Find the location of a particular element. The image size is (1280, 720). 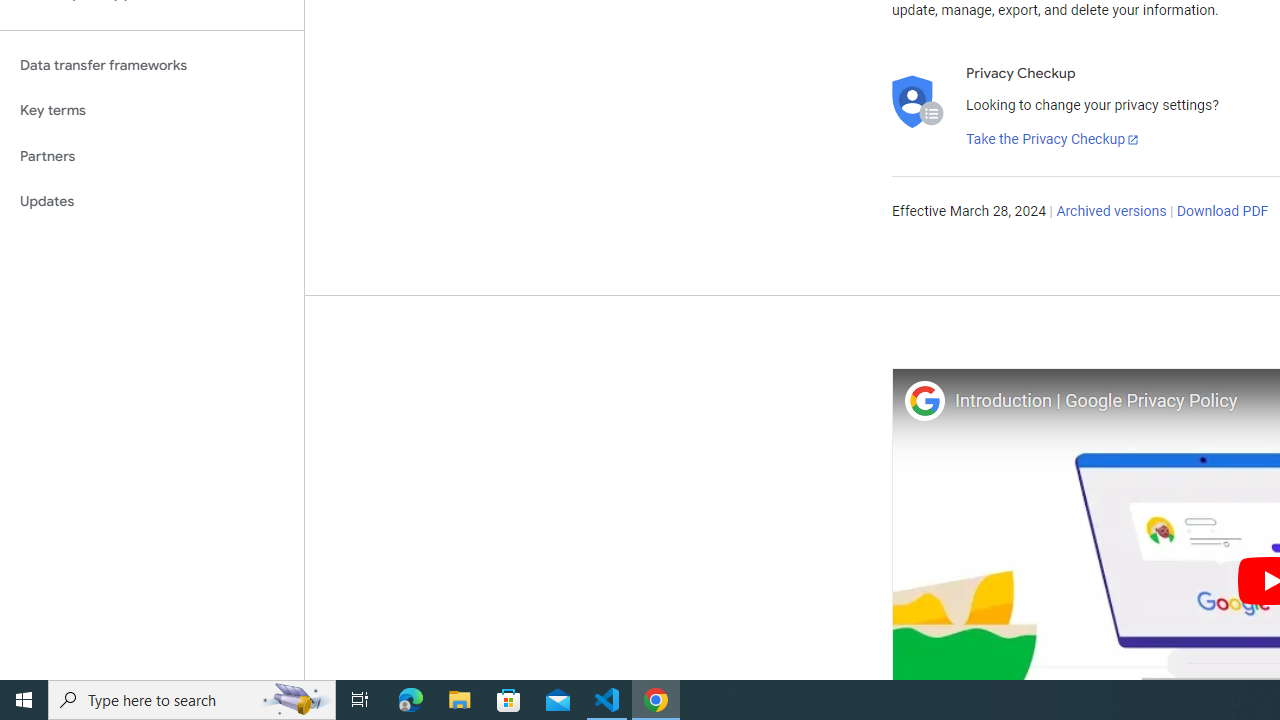

'Photo image of Google' is located at coordinates (923, 400).